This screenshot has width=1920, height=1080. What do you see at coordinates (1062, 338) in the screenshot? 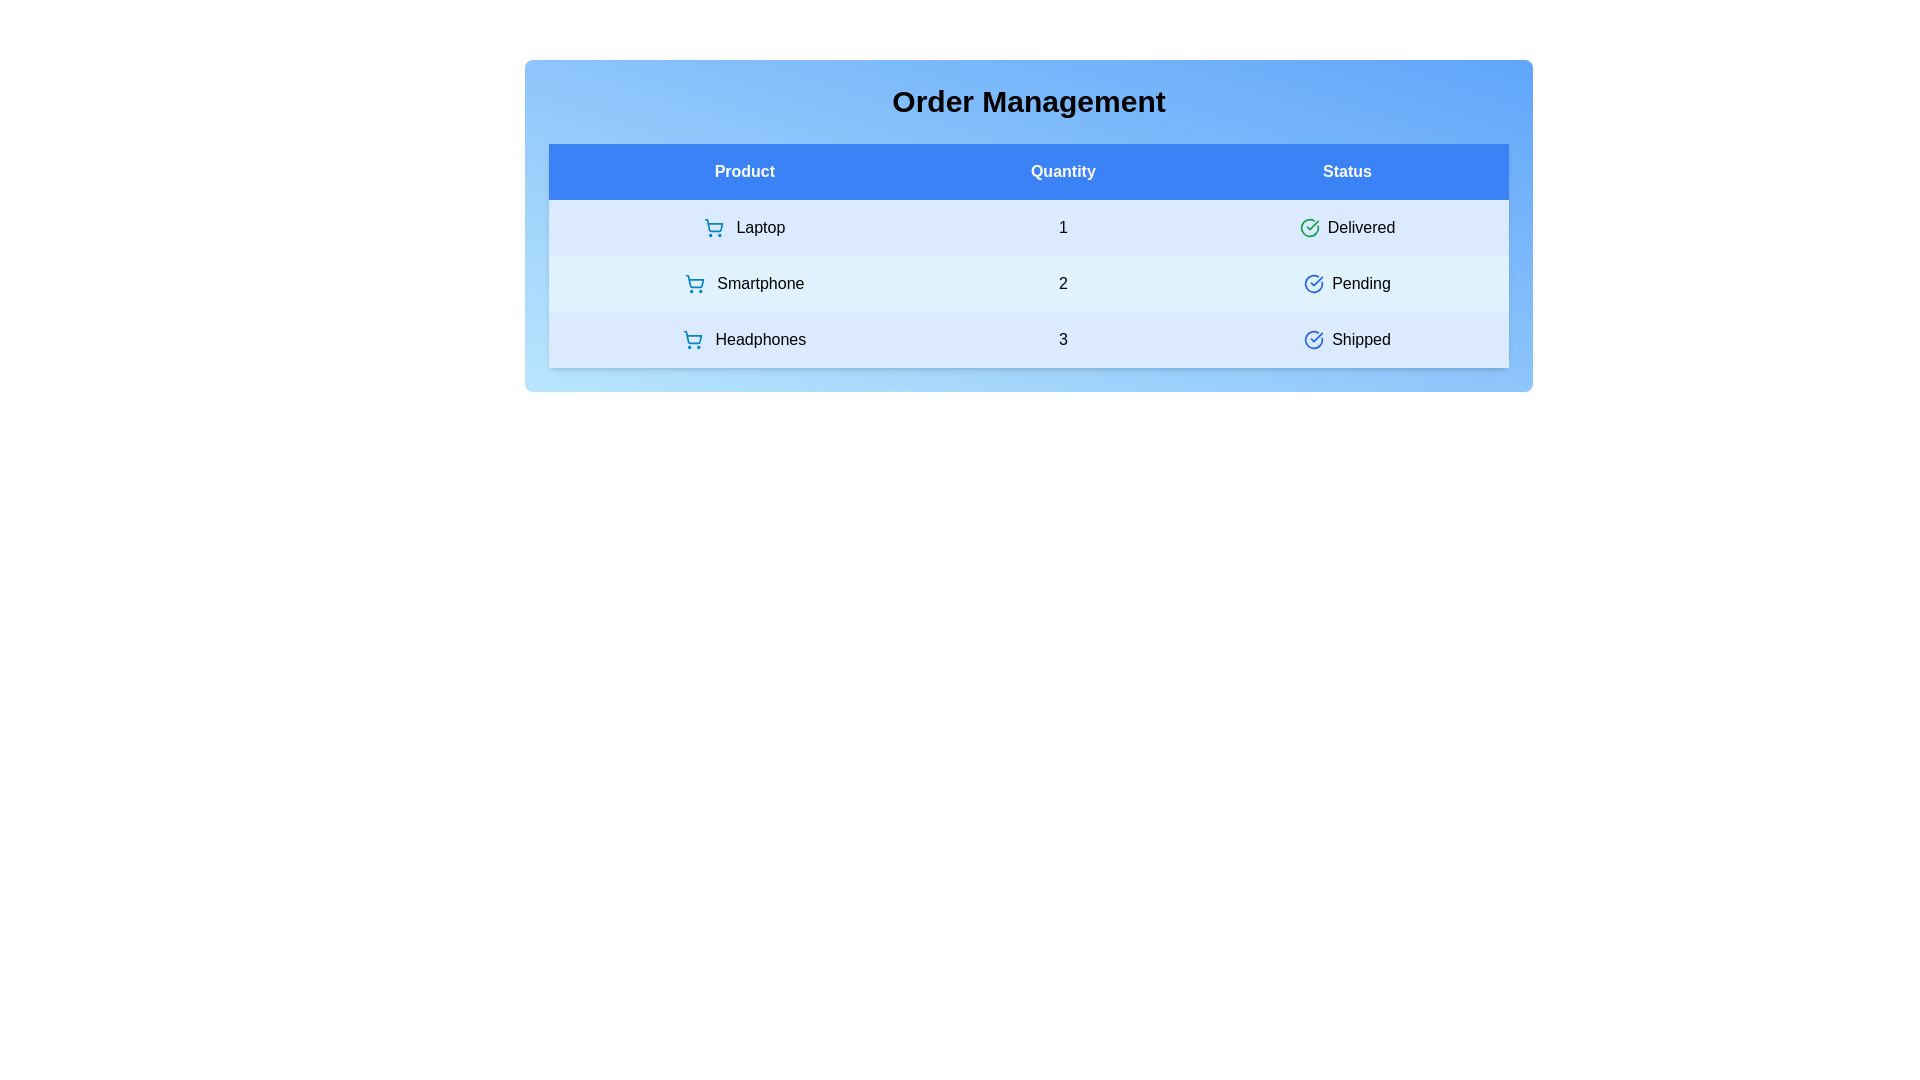
I see `the quantity cell corresponding to Headphones to edit its value` at bounding box center [1062, 338].